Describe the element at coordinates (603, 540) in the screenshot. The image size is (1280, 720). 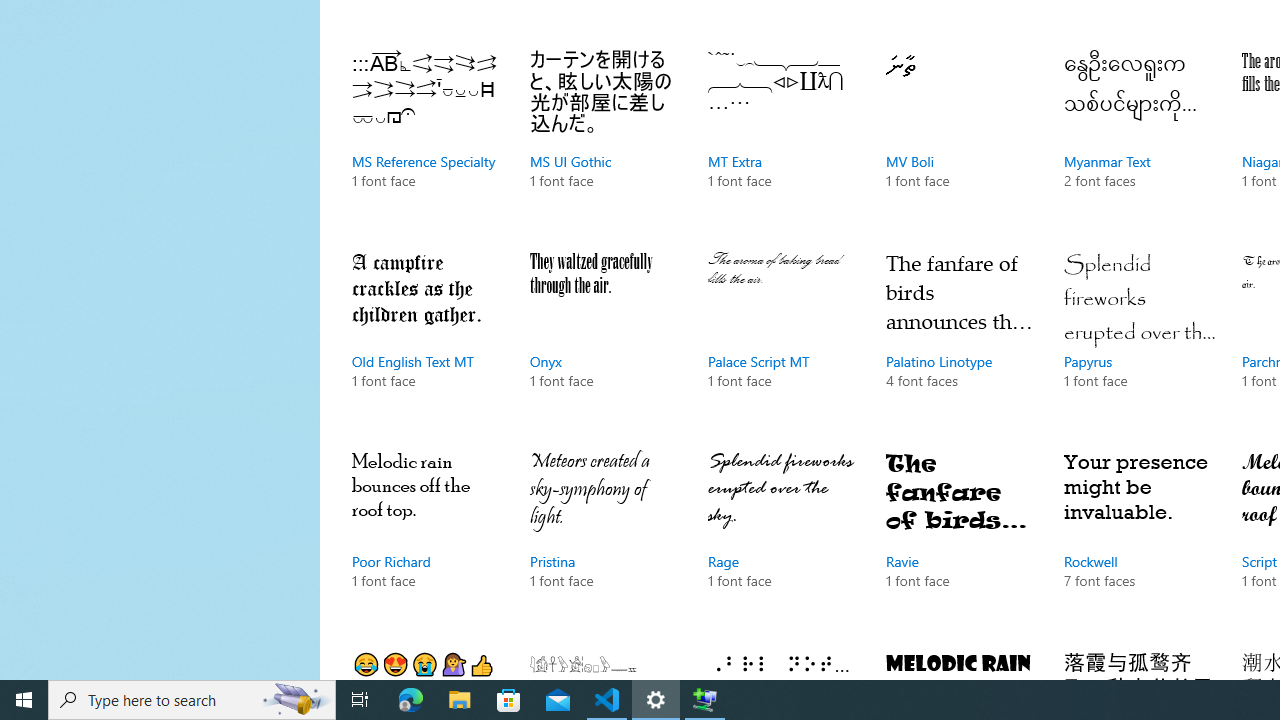
I see `'Pristina, 1 font face'` at that location.